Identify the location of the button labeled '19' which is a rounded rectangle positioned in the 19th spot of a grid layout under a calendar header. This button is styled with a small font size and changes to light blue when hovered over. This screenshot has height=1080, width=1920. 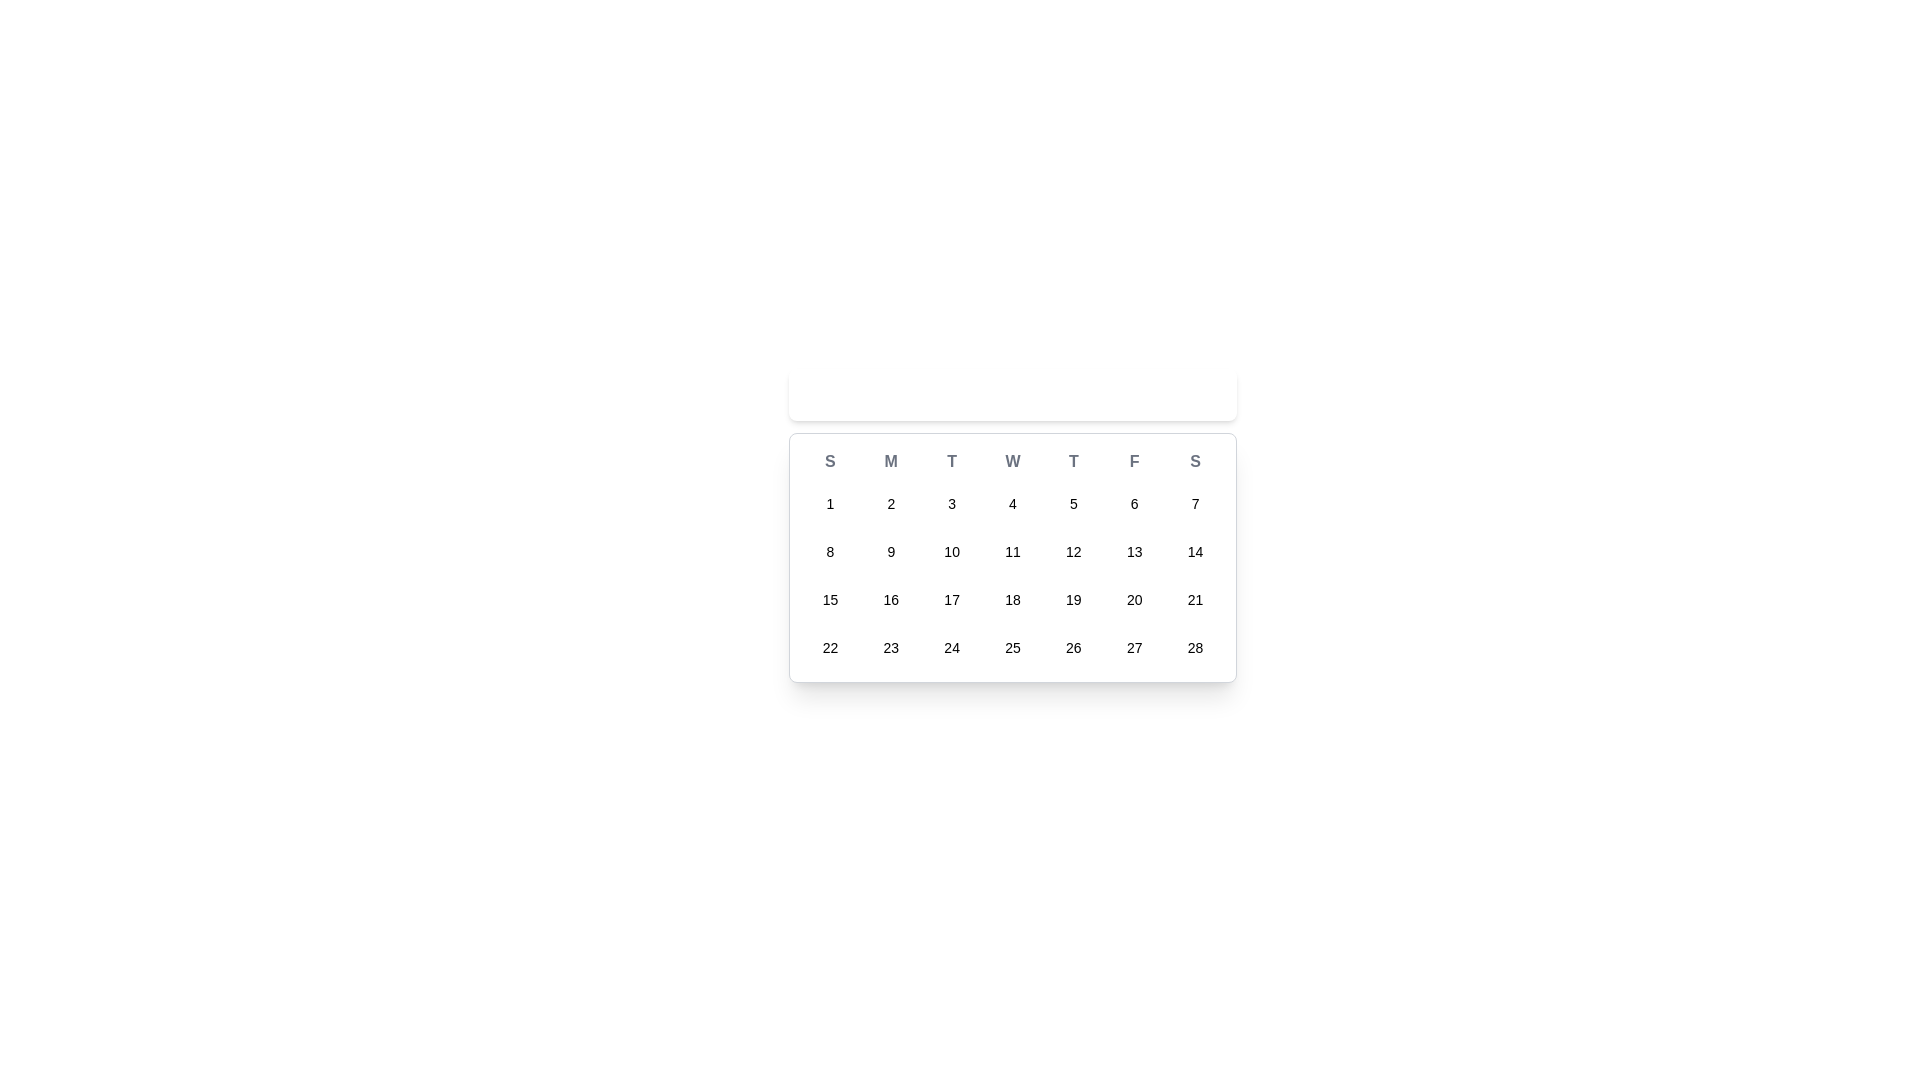
(1072, 599).